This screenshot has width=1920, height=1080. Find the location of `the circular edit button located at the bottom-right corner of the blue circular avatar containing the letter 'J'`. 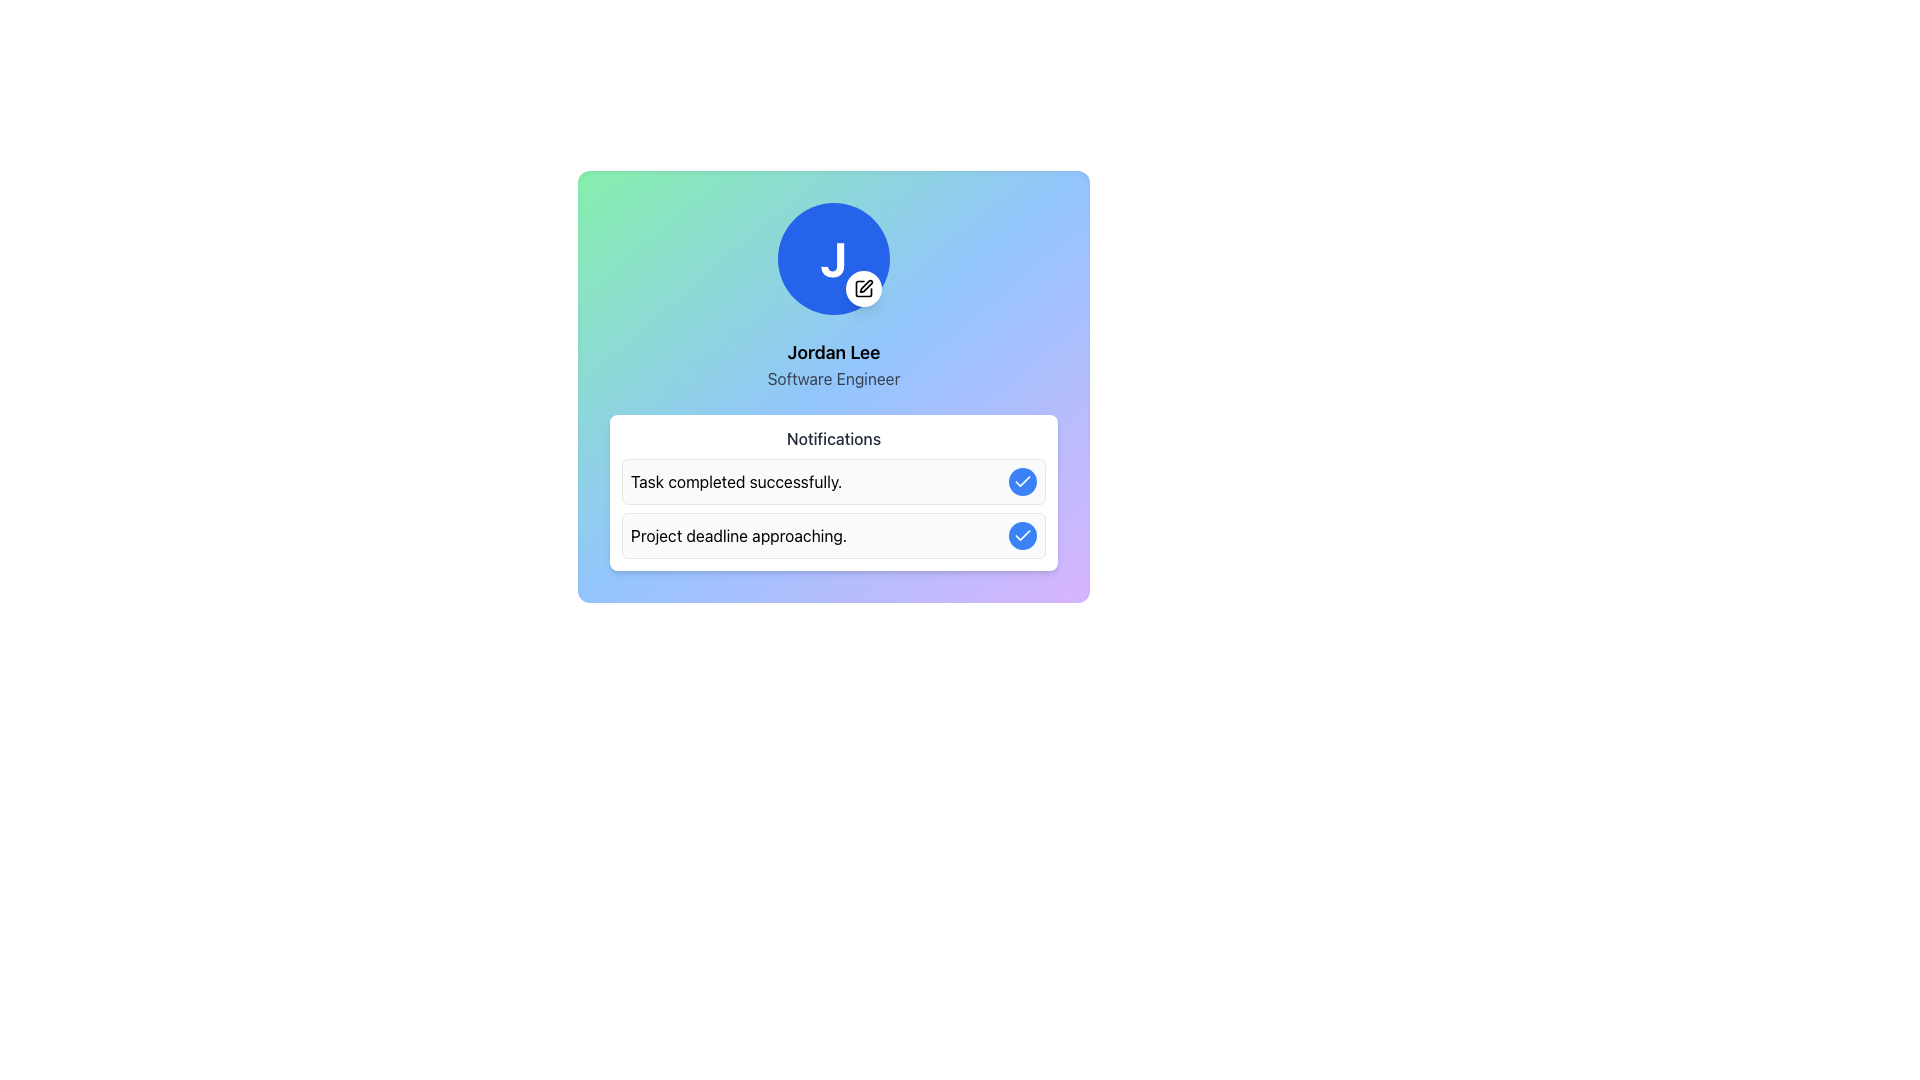

the circular edit button located at the bottom-right corner of the blue circular avatar containing the letter 'J' is located at coordinates (864, 289).